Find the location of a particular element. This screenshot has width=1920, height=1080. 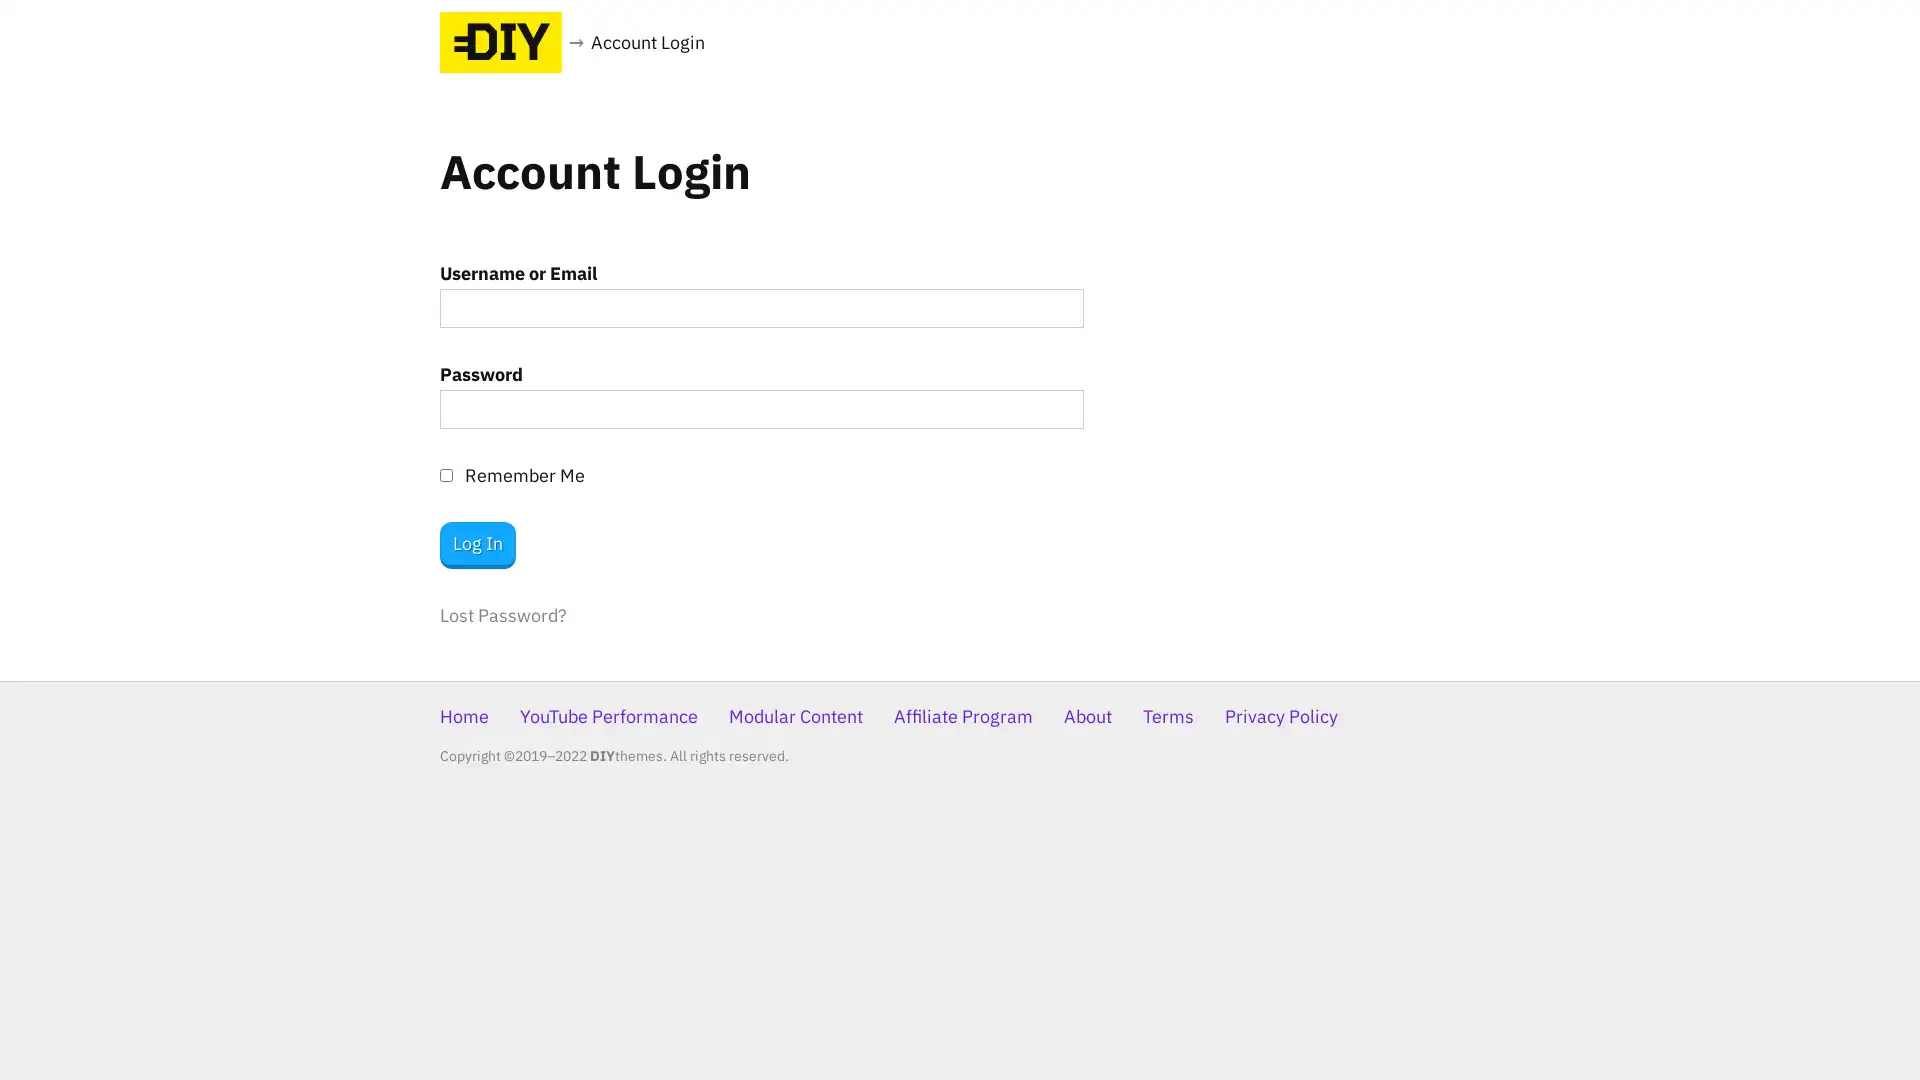

Log In is located at coordinates (477, 545).